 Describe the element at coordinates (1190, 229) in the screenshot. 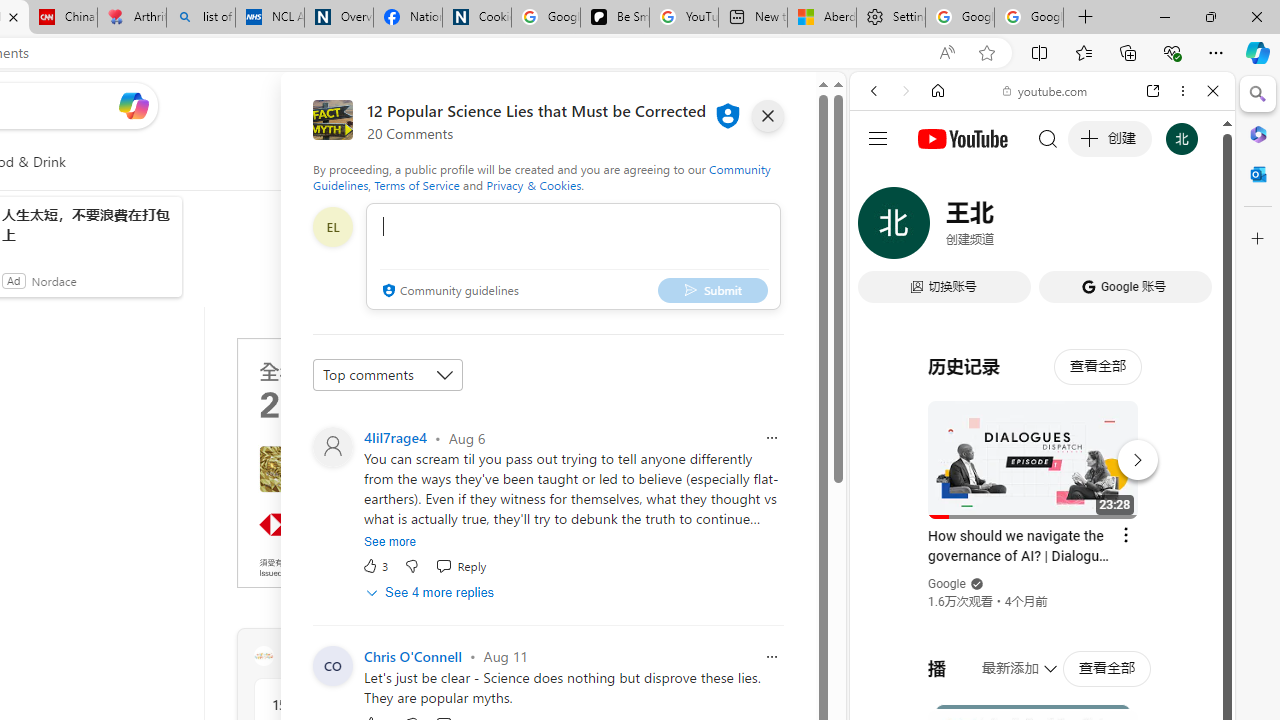

I see `'Class: b_serphb'` at that location.